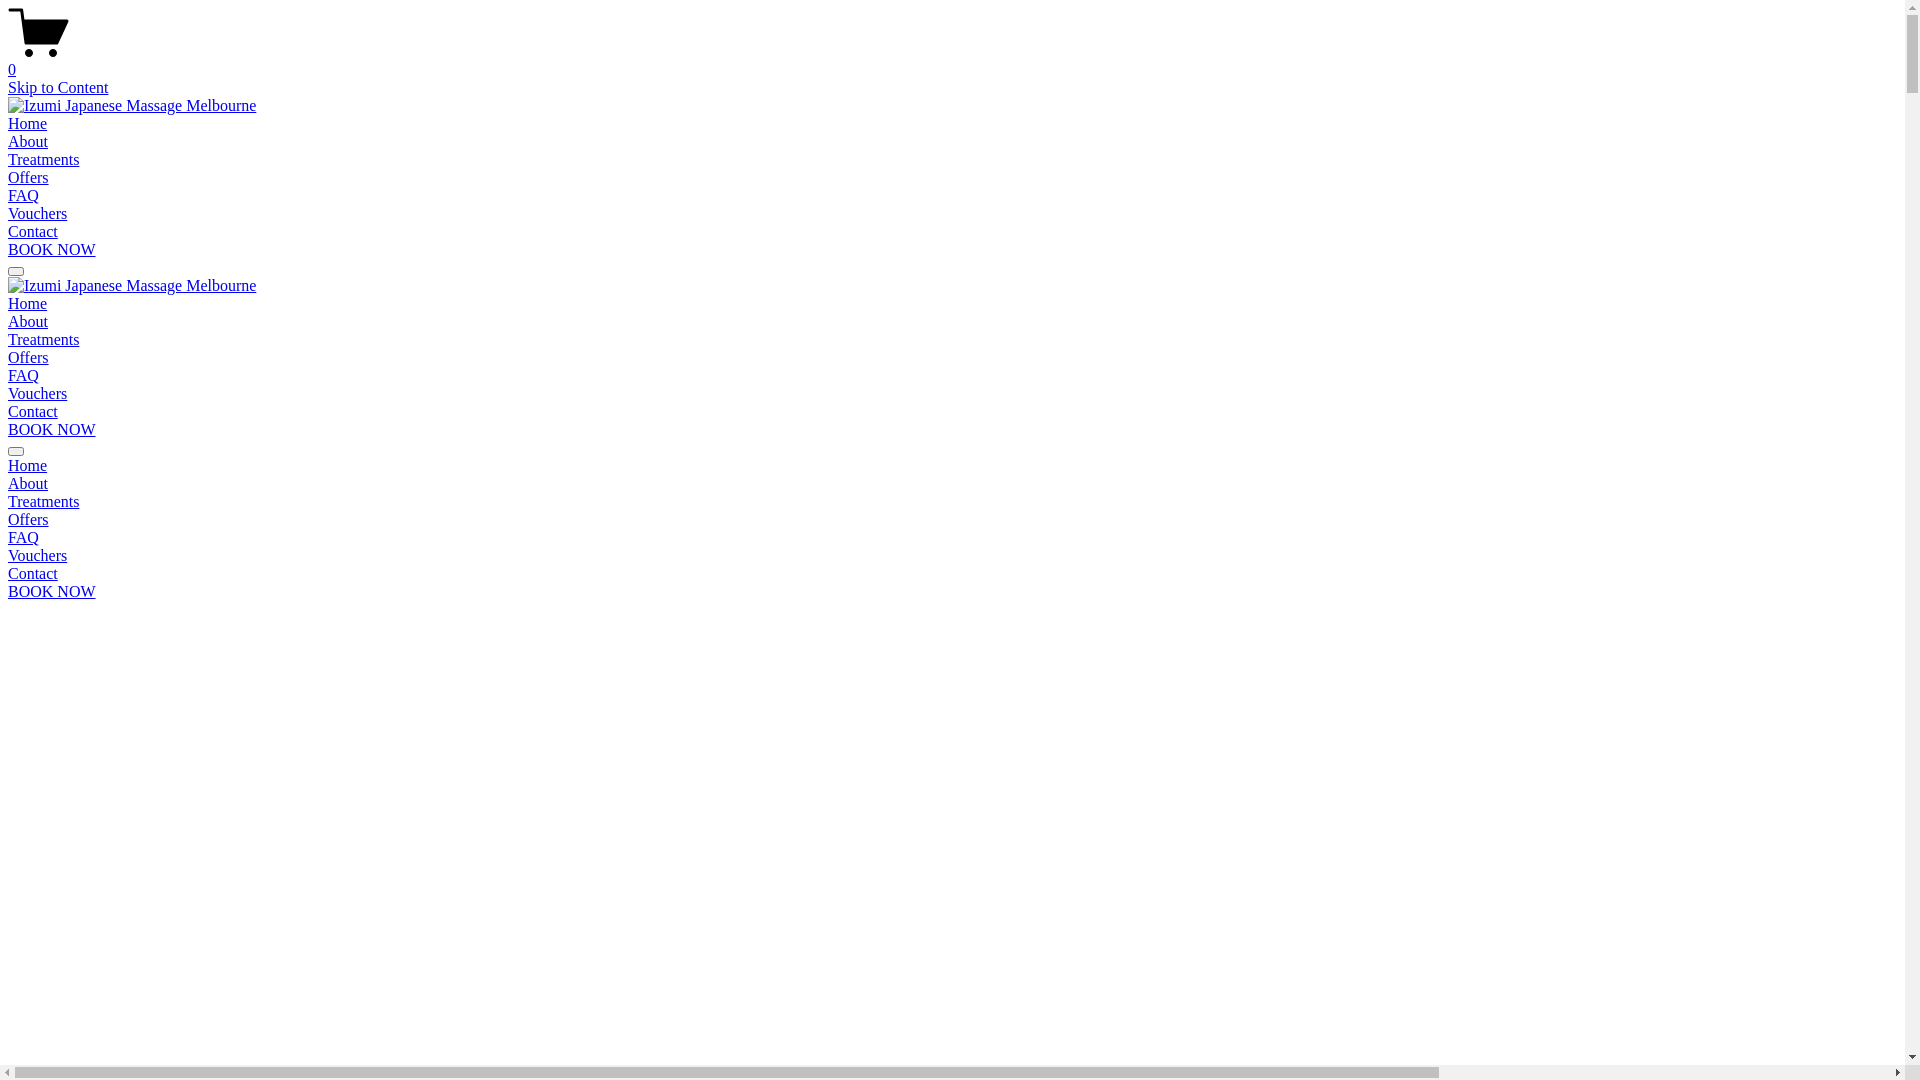 The height and width of the screenshot is (1080, 1920). Describe the element at coordinates (951, 519) in the screenshot. I see `'Offers'` at that location.